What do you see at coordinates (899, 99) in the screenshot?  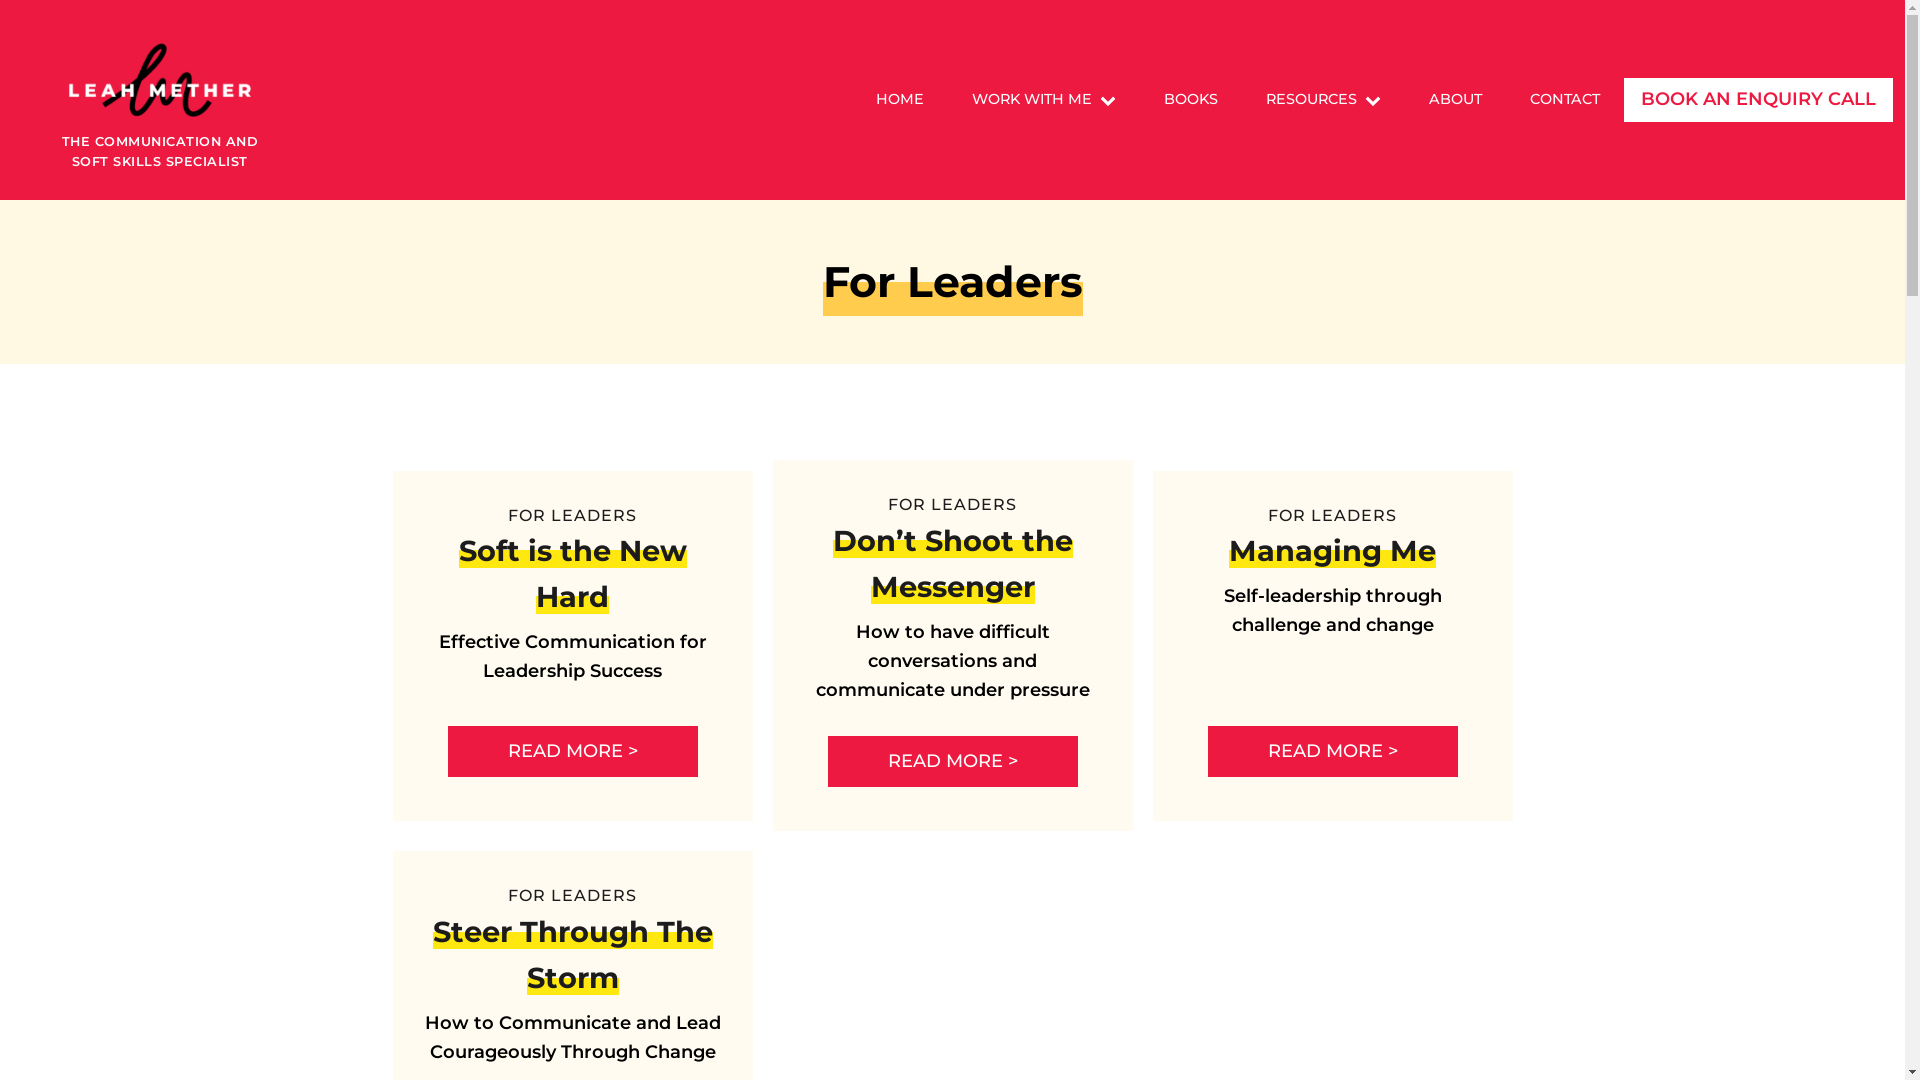 I see `'HOME'` at bounding box center [899, 99].